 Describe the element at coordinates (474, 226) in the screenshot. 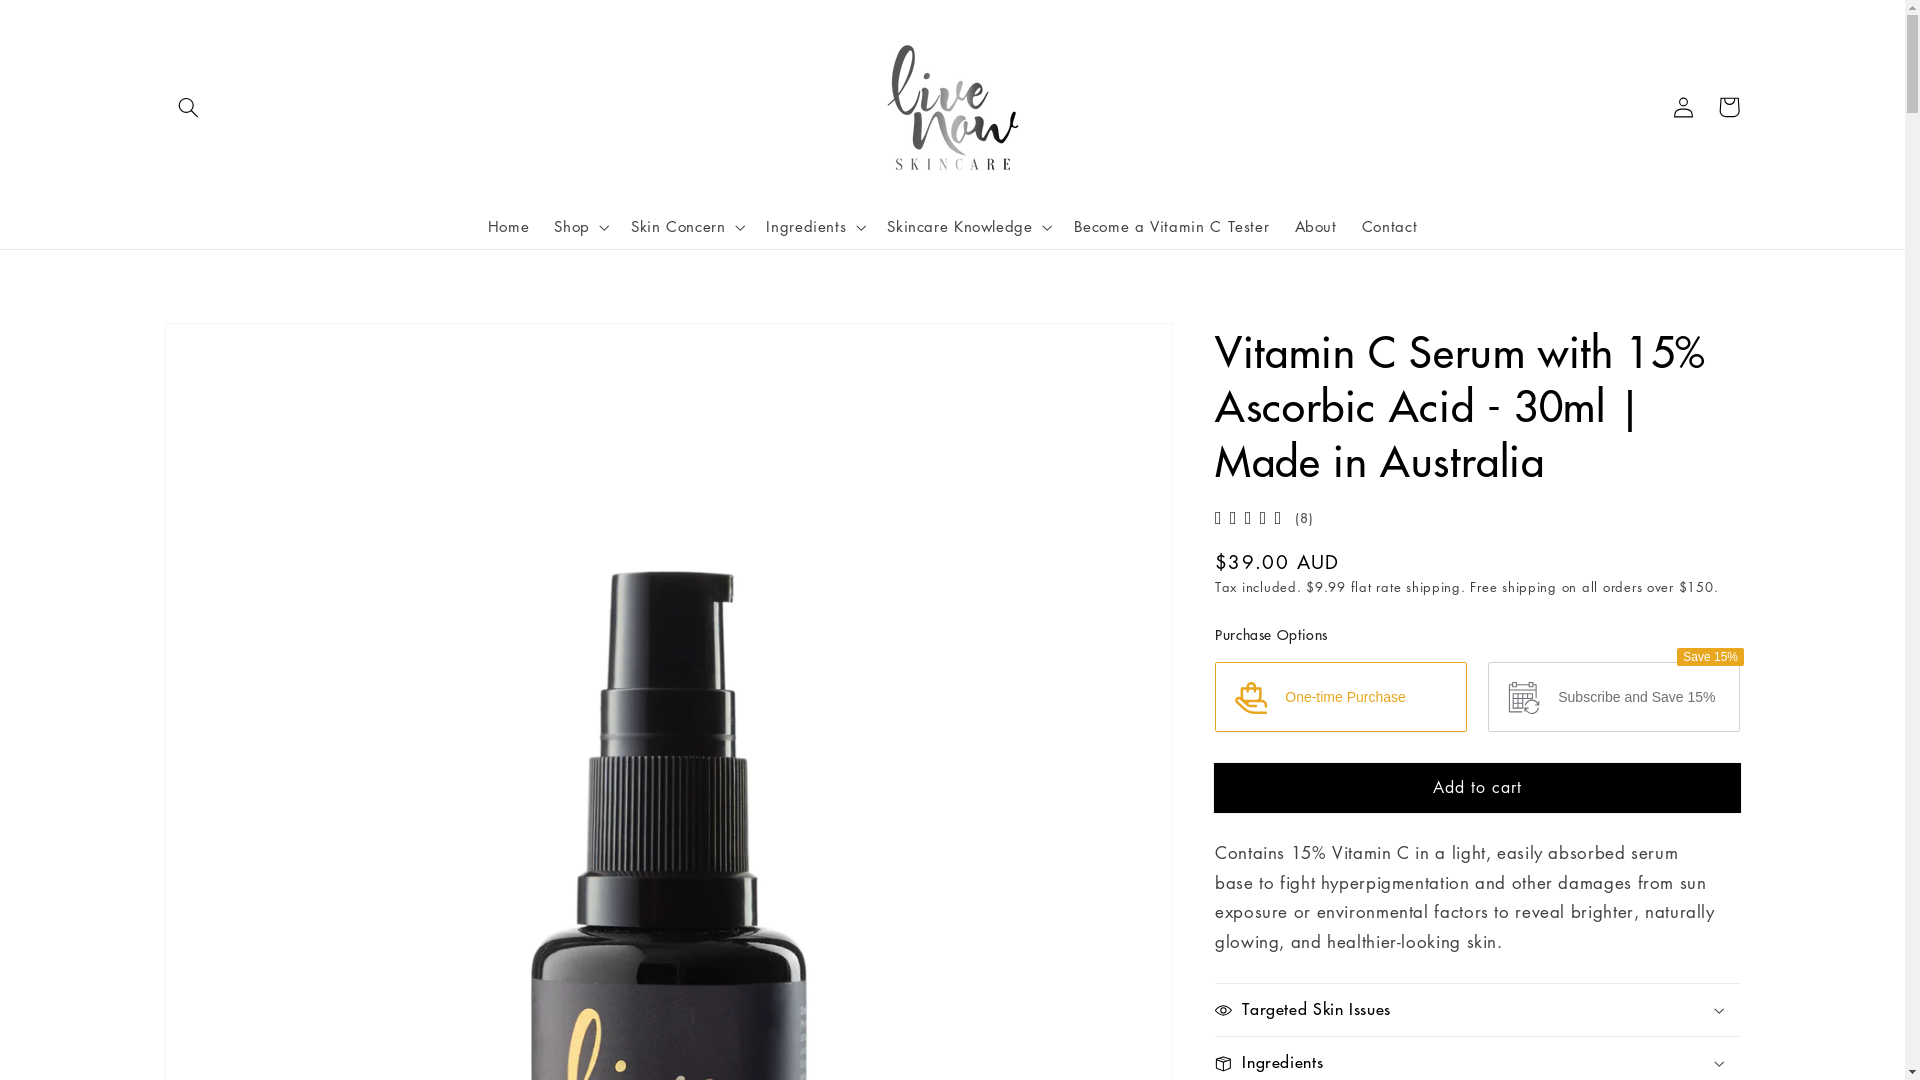

I see `'Home'` at that location.